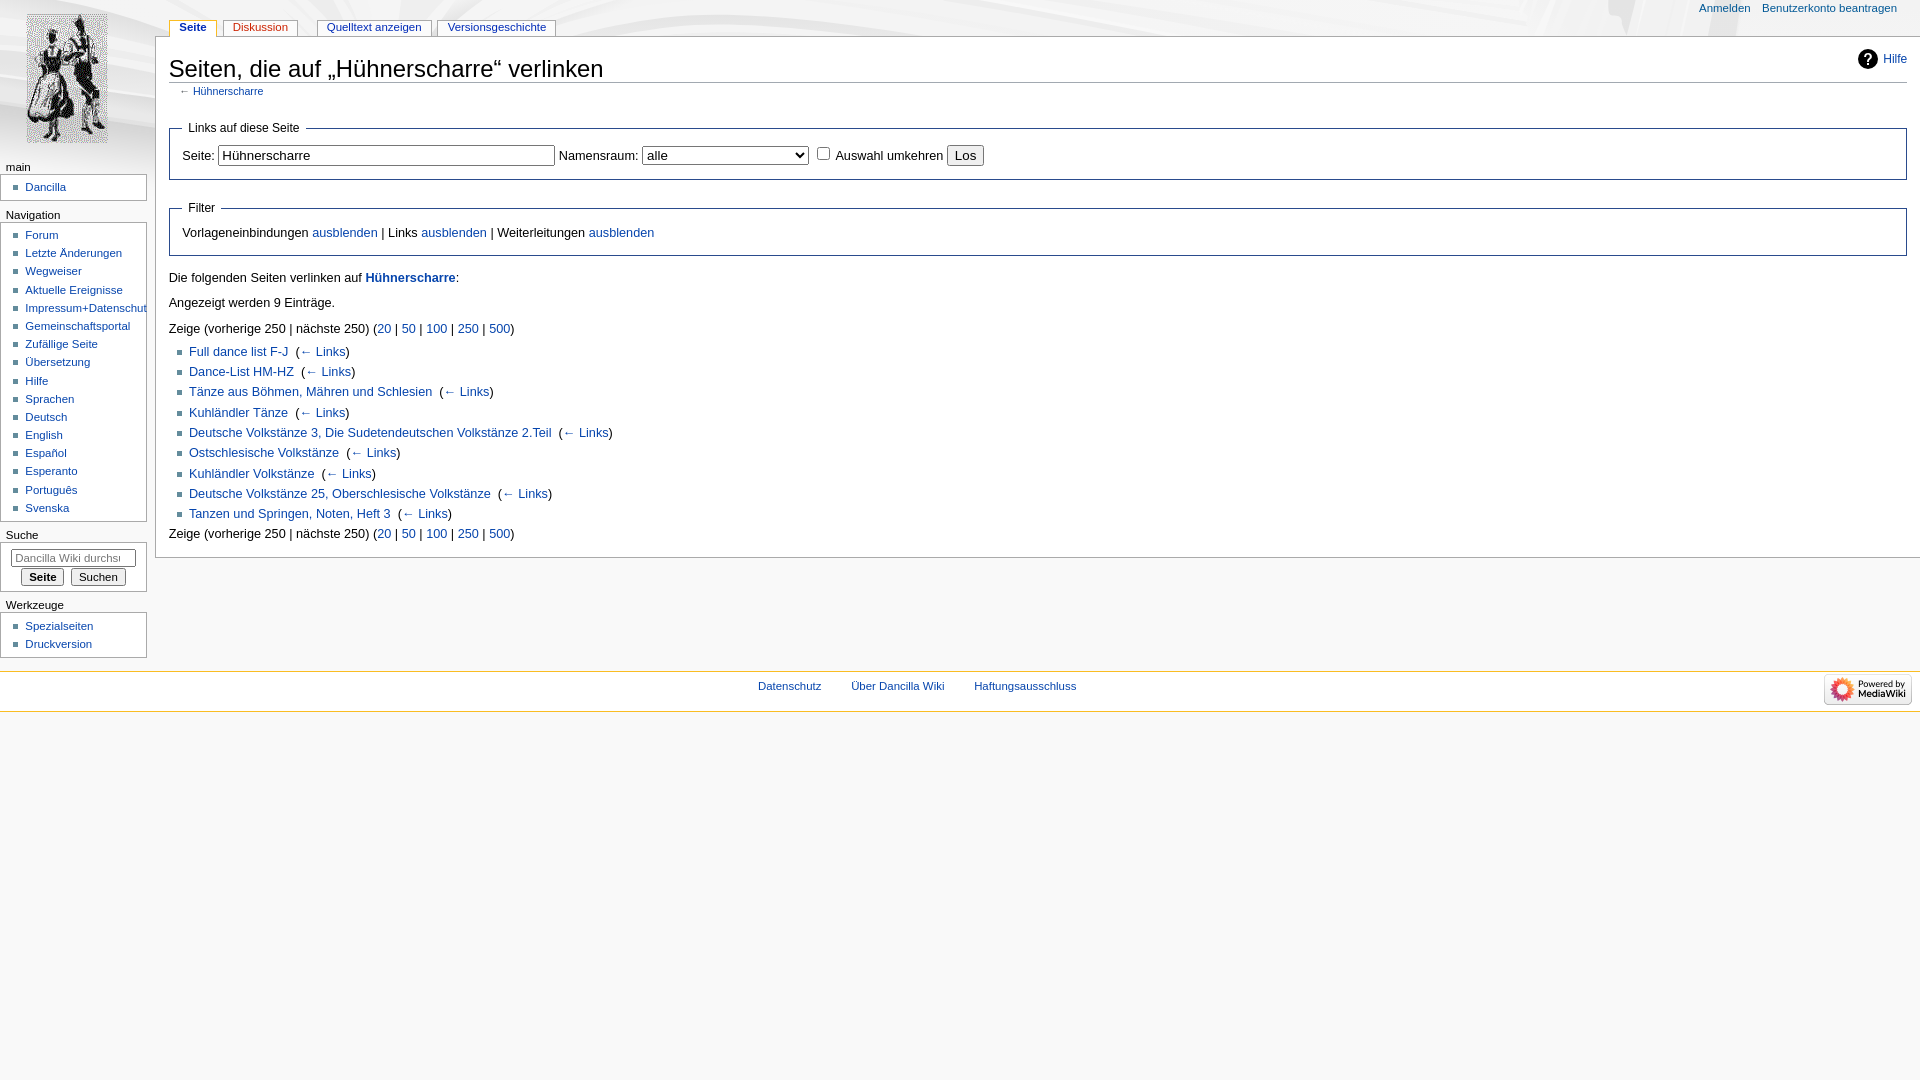  I want to click on 'Quelltext anzeigen', so click(374, 28).